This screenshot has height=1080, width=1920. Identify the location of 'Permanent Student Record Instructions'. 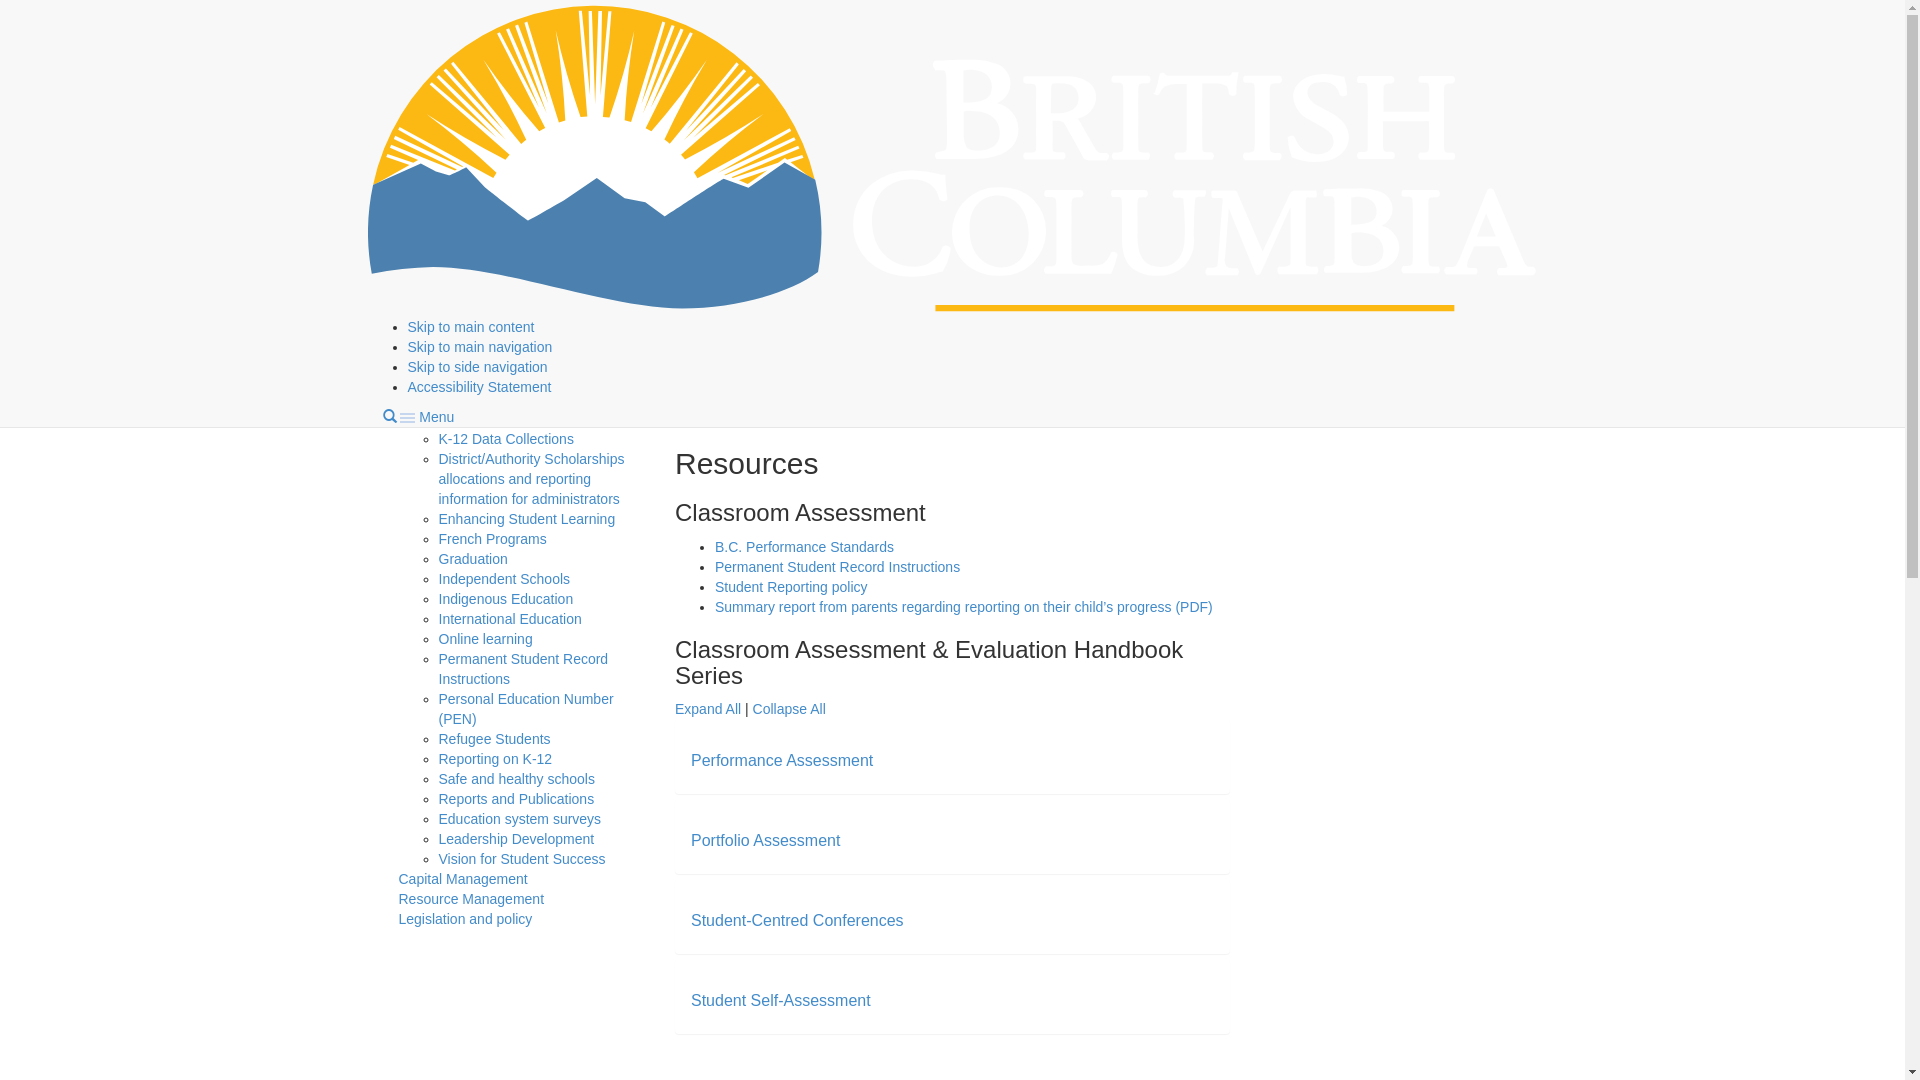
(837, 567).